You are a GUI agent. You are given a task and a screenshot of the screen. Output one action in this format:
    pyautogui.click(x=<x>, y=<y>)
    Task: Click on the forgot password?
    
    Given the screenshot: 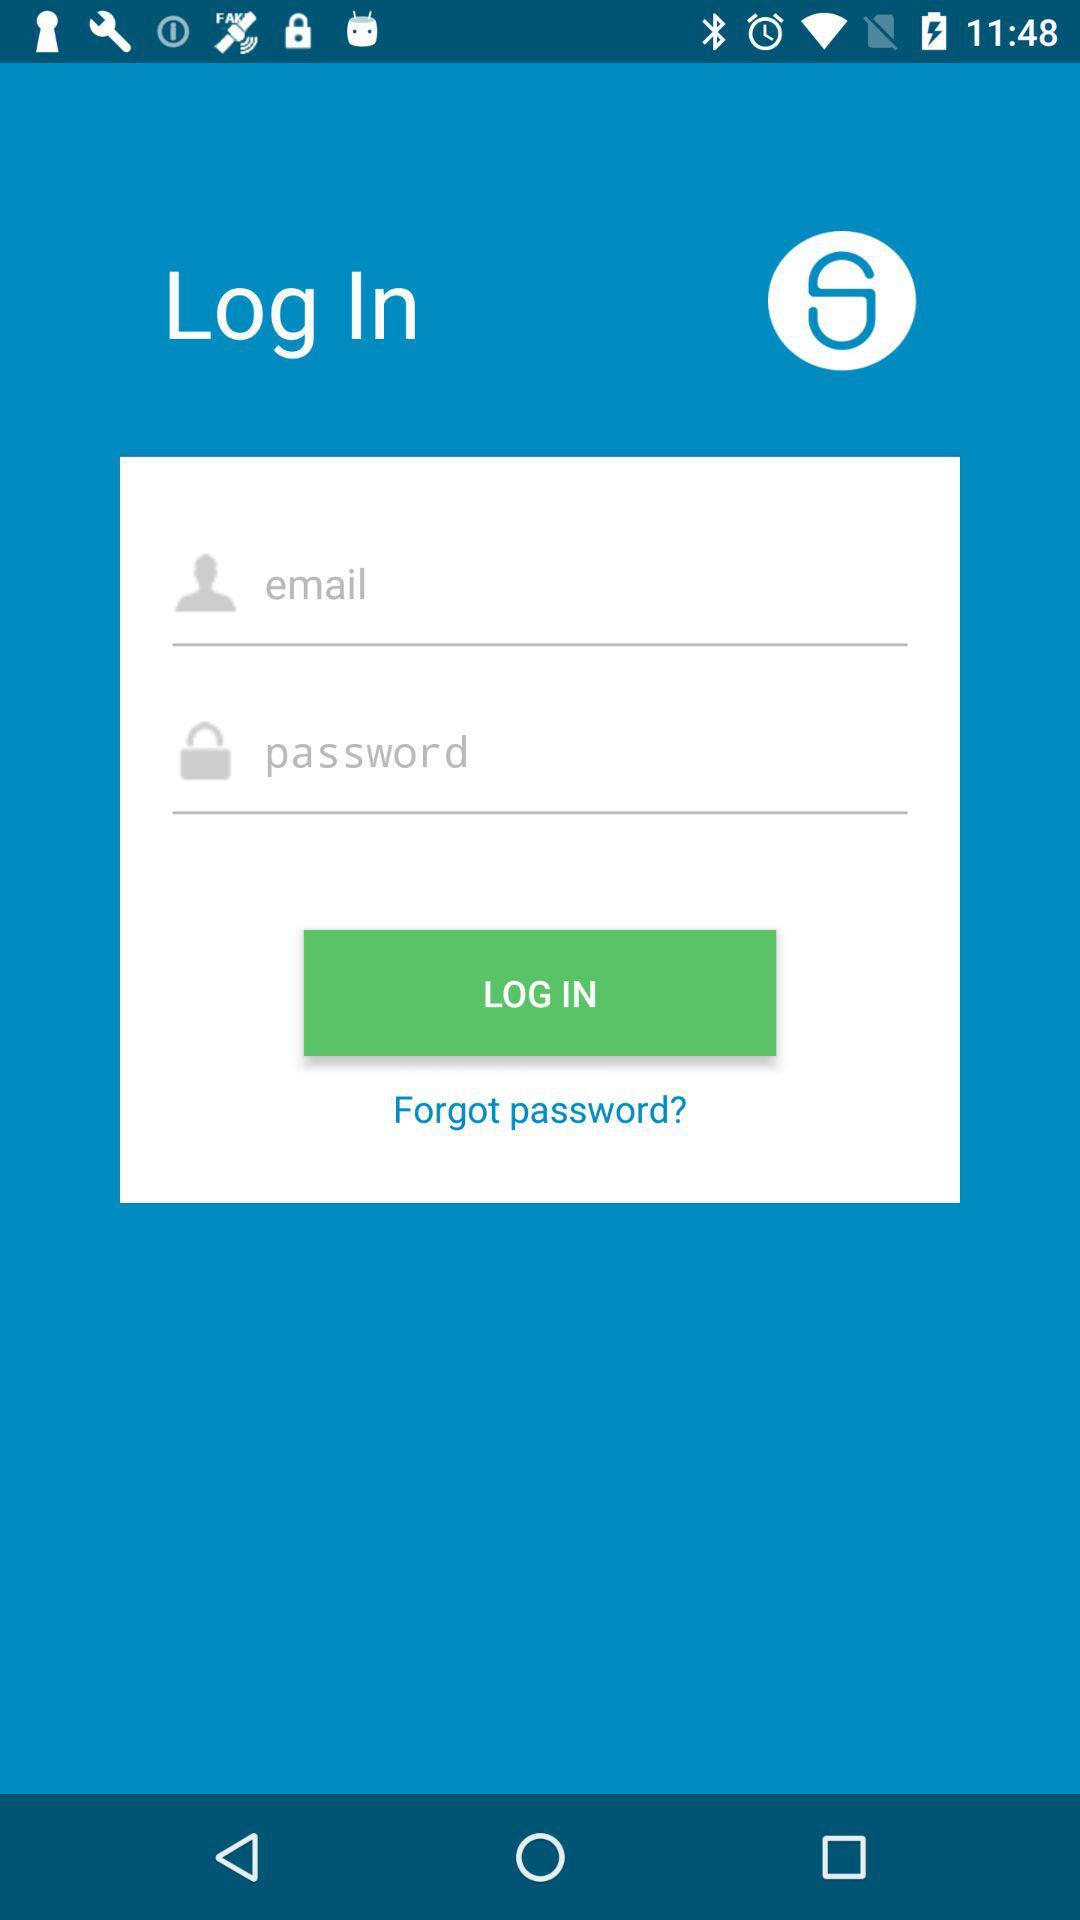 What is the action you would take?
    pyautogui.click(x=540, y=1107)
    